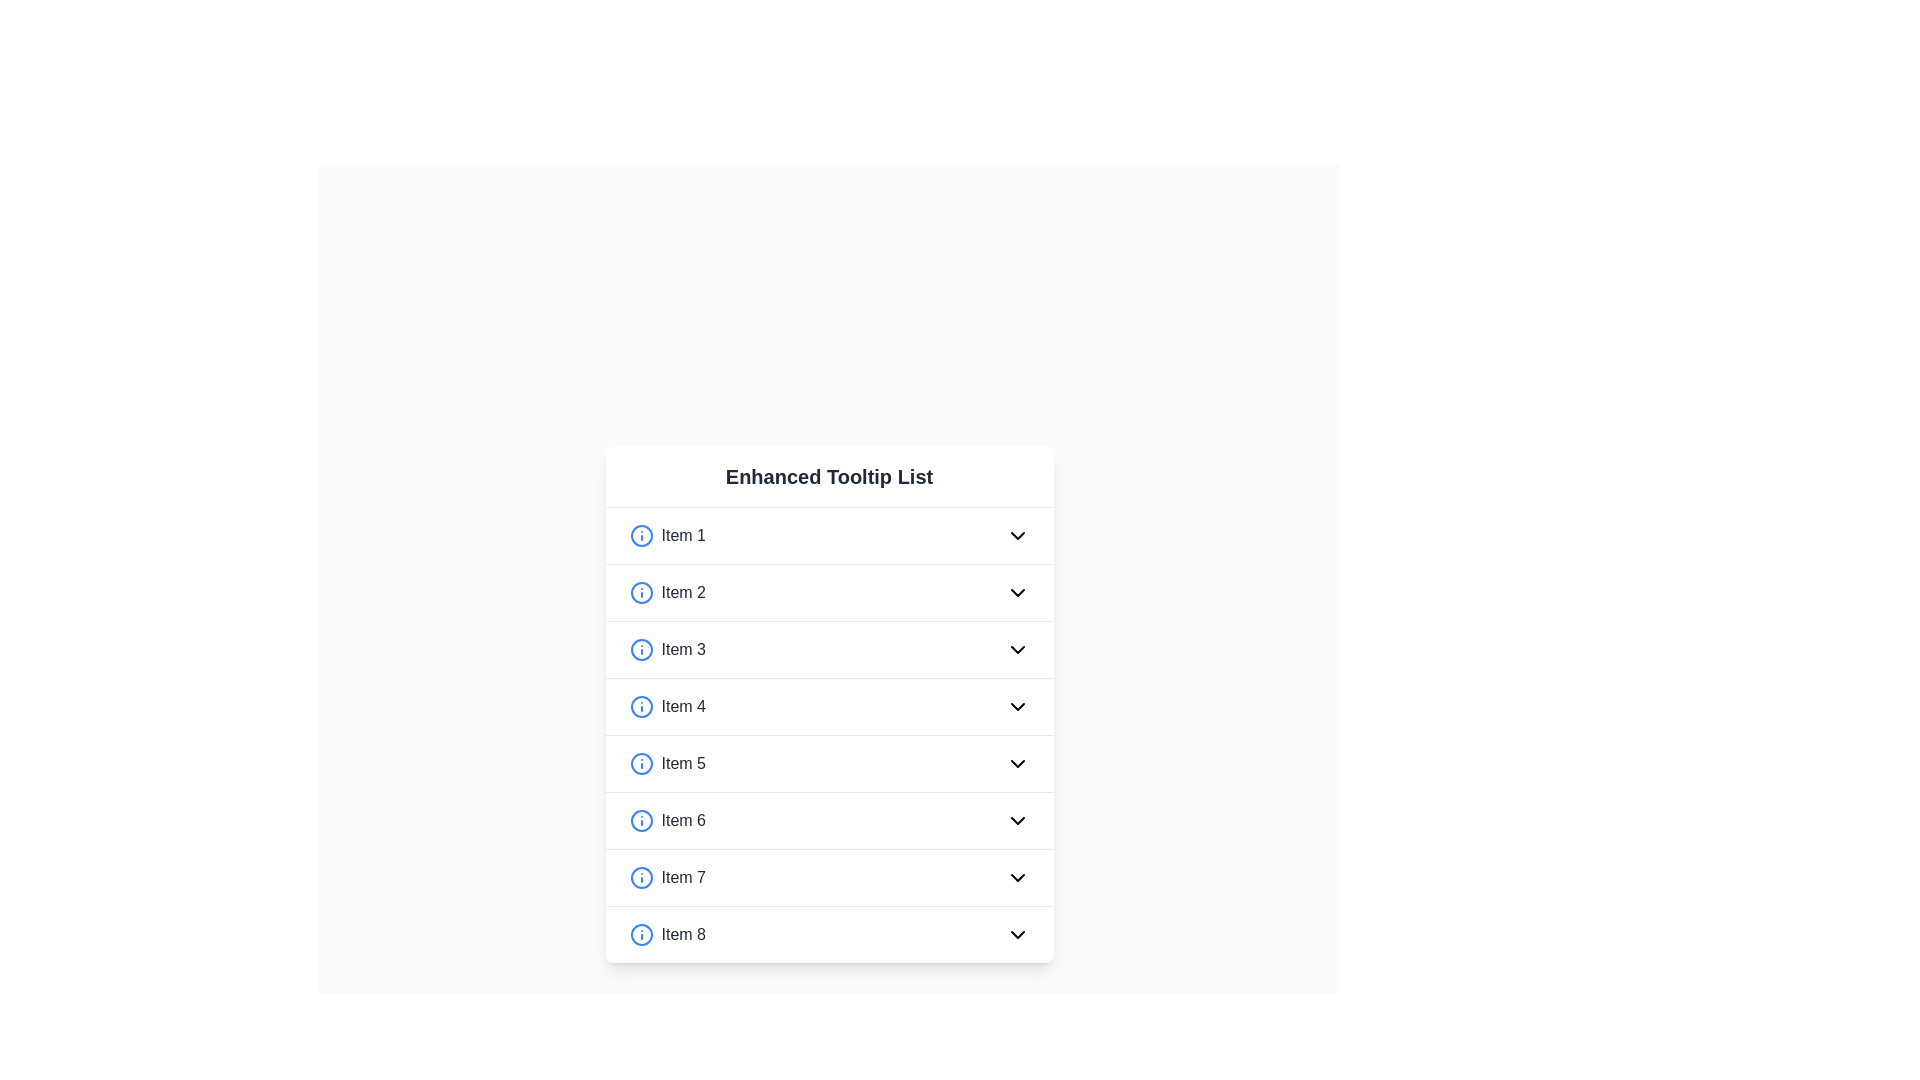 The image size is (1920, 1080). I want to click on the information icon/button associated with 'Item 6', so click(641, 821).